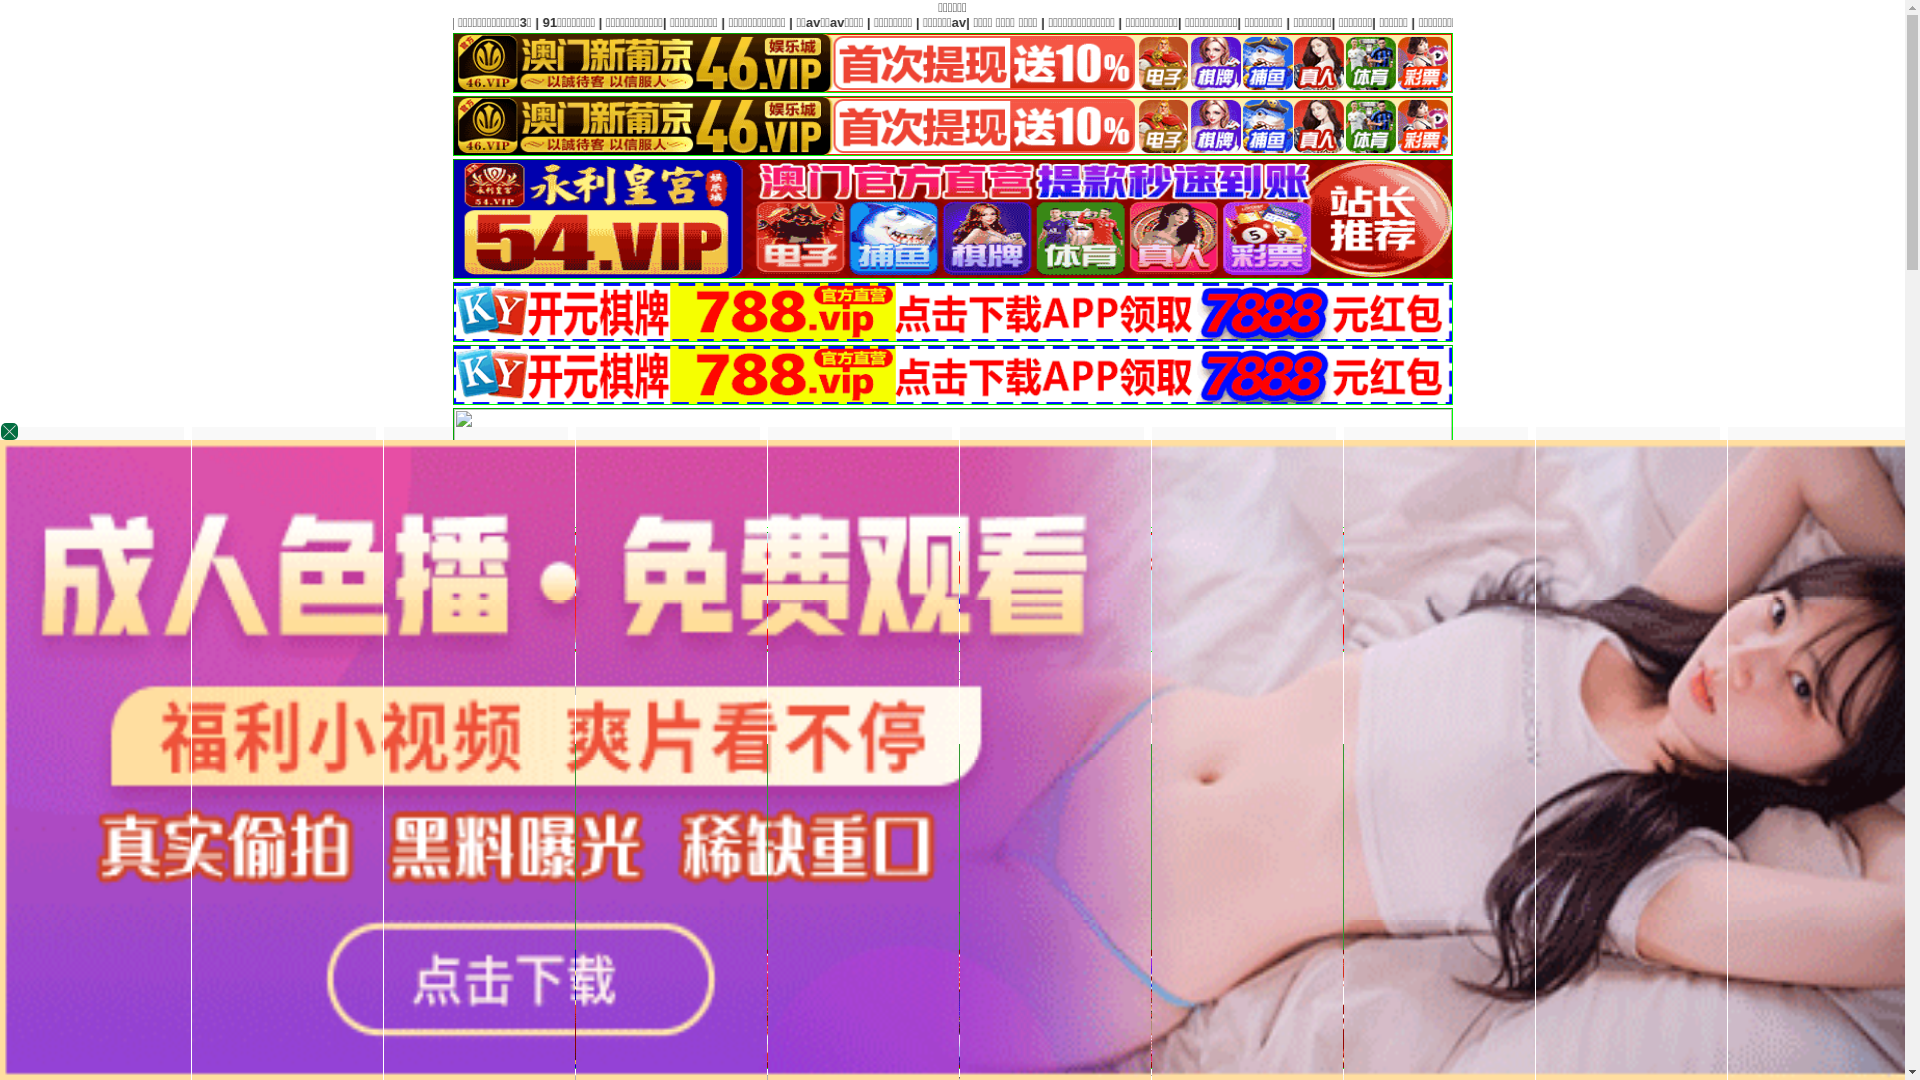 Image resolution: width=1920 pixels, height=1080 pixels. What do you see at coordinates (1381, 914) in the screenshot?
I see `'|'` at bounding box center [1381, 914].